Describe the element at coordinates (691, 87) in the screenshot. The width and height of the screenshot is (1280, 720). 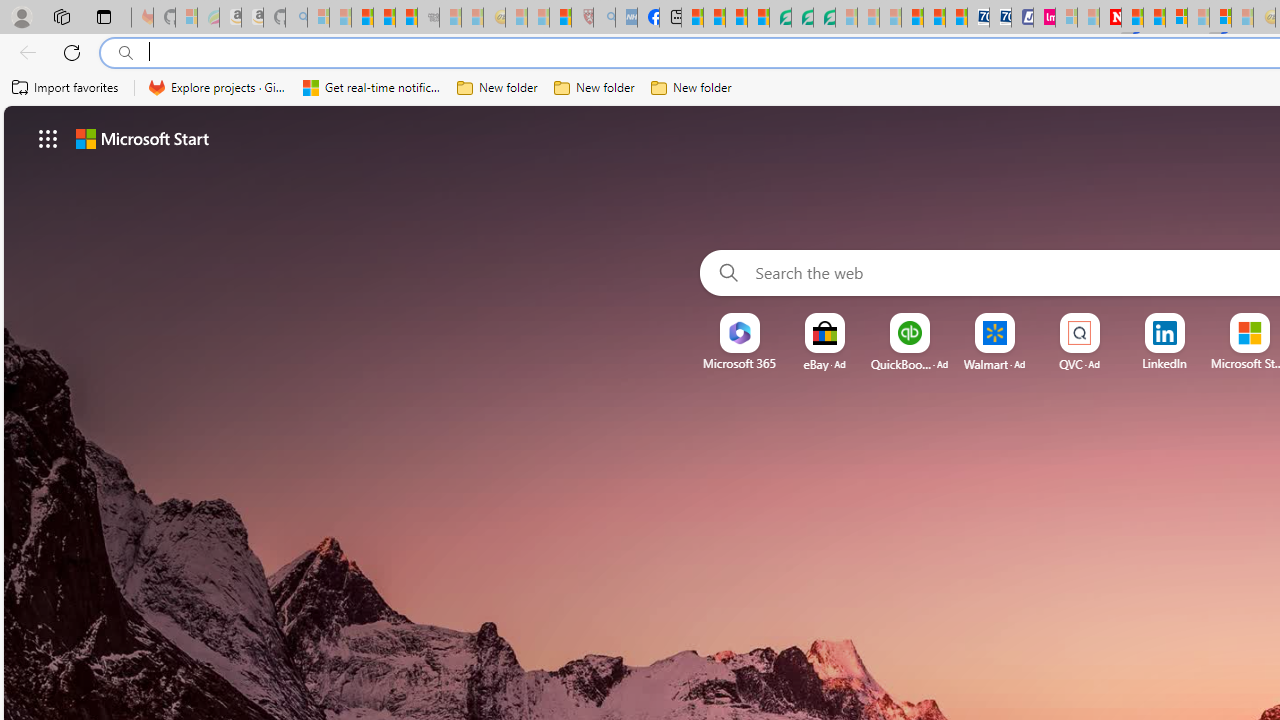
I see `'New folder'` at that location.